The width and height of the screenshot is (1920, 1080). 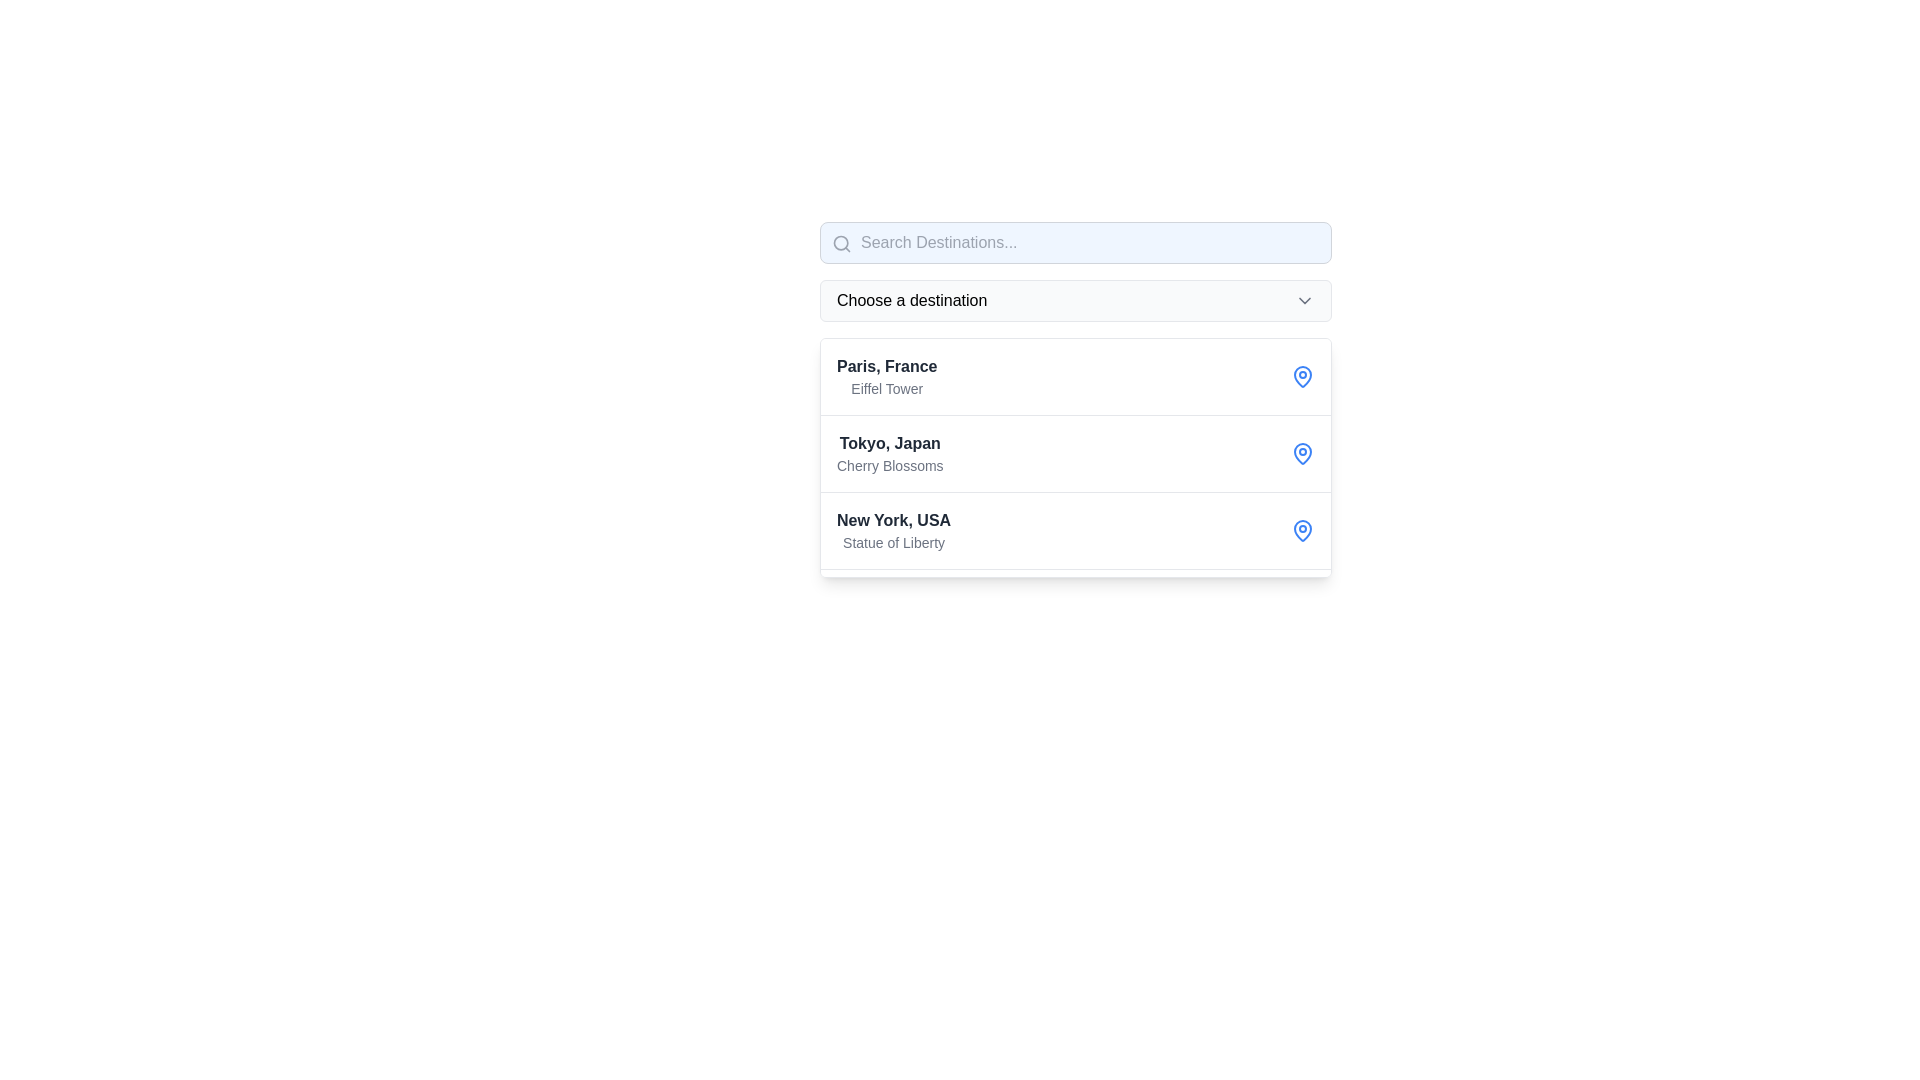 I want to click on the first selectable item in the dropdown menu labeled 'Paris, France' with the subtitle 'Eiffel Tower', so click(x=1074, y=400).